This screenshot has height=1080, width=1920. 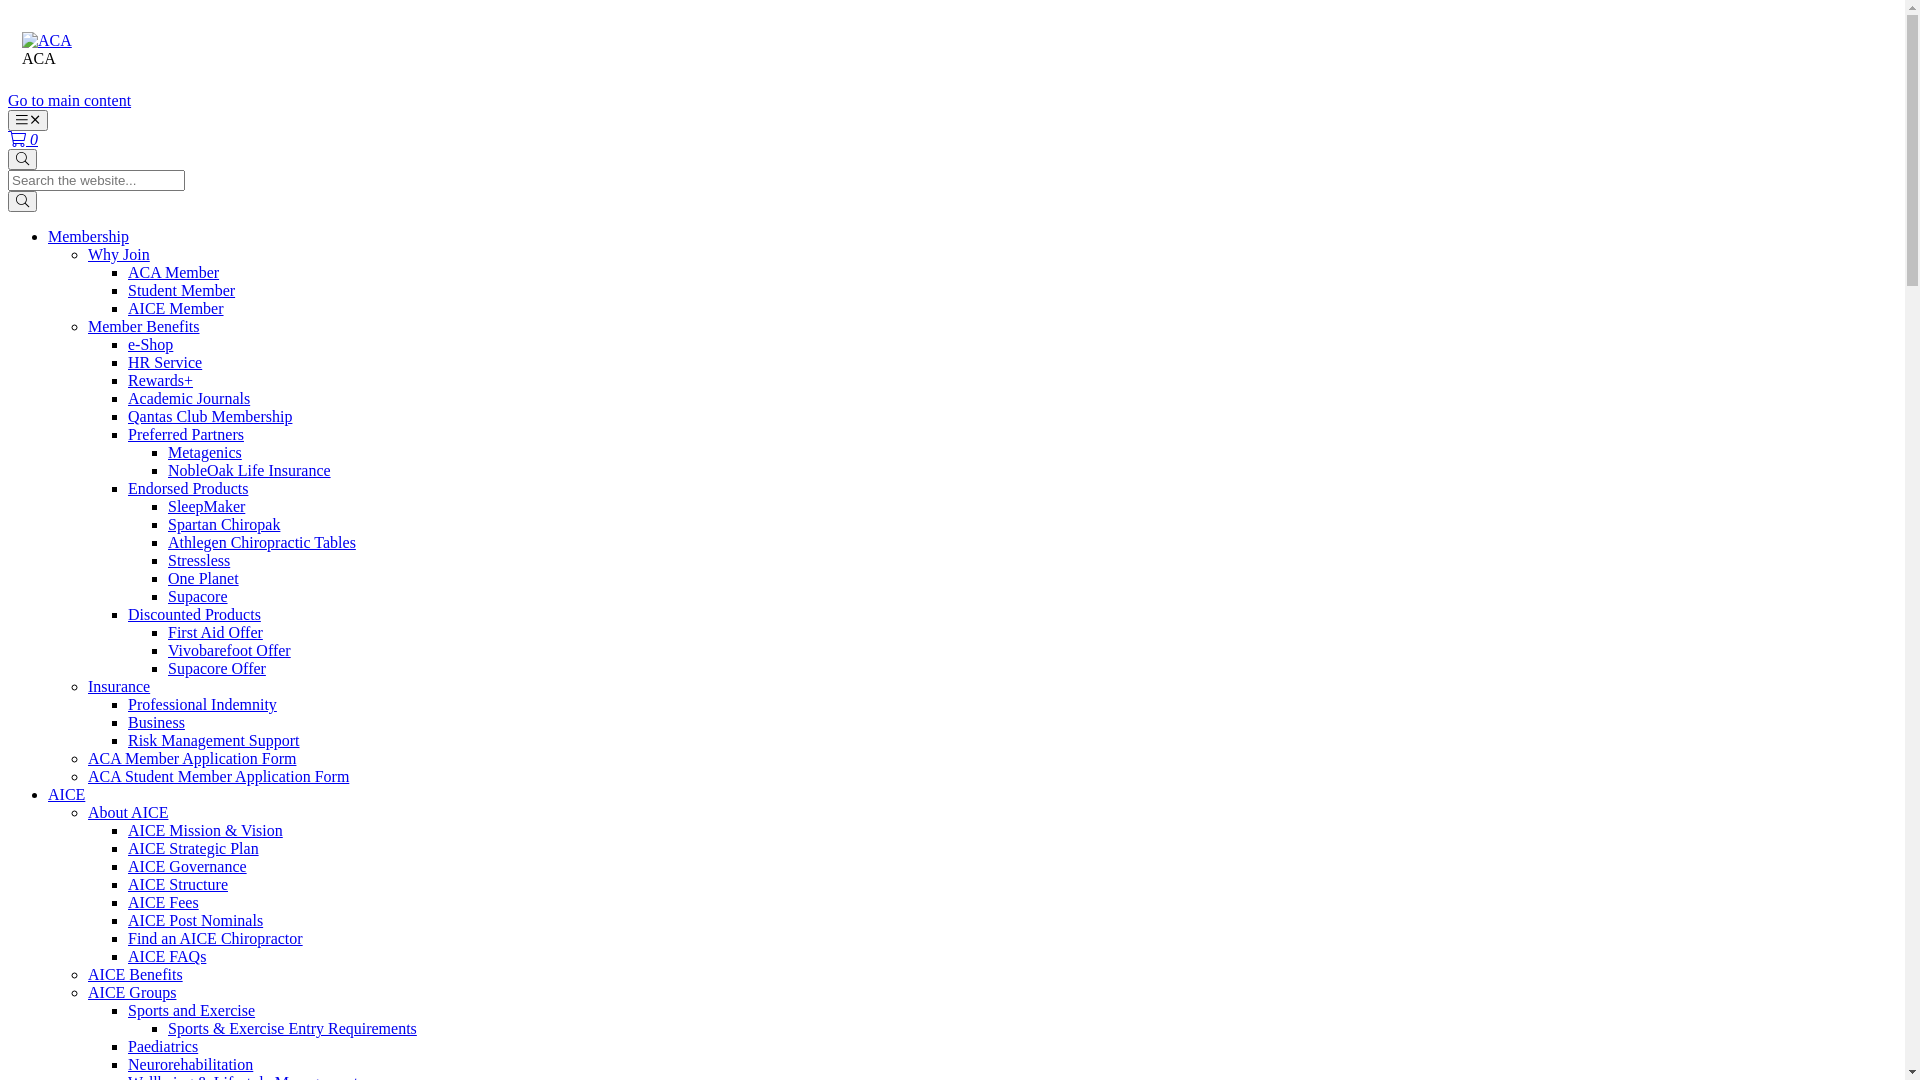 What do you see at coordinates (214, 740) in the screenshot?
I see `'Risk Management Support'` at bounding box center [214, 740].